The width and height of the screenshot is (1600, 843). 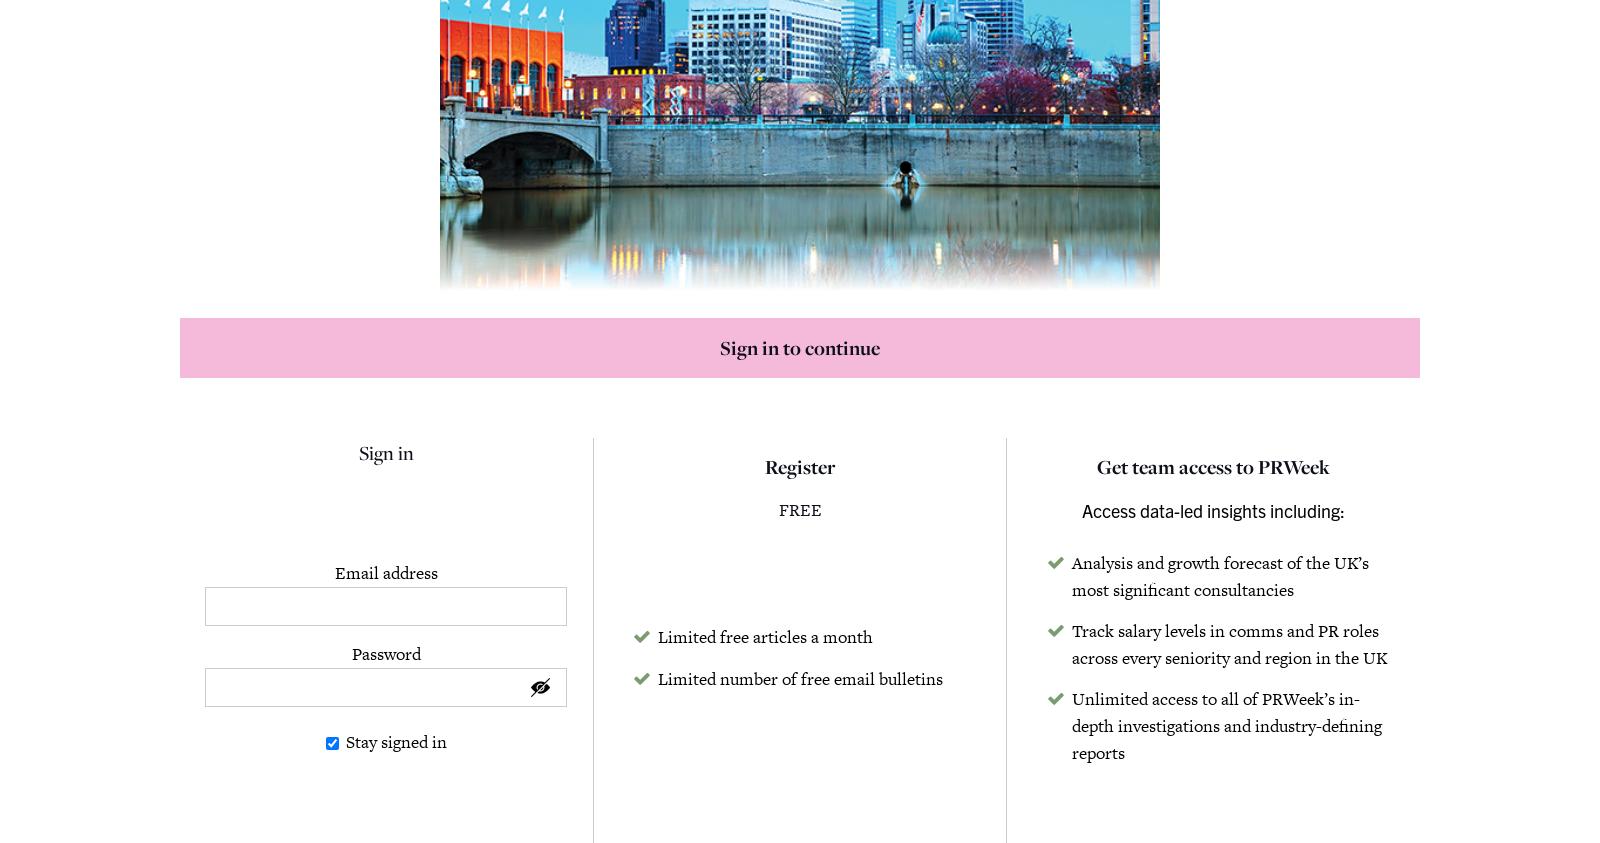 What do you see at coordinates (1212, 467) in the screenshot?
I see `'Get team access to PRWeek'` at bounding box center [1212, 467].